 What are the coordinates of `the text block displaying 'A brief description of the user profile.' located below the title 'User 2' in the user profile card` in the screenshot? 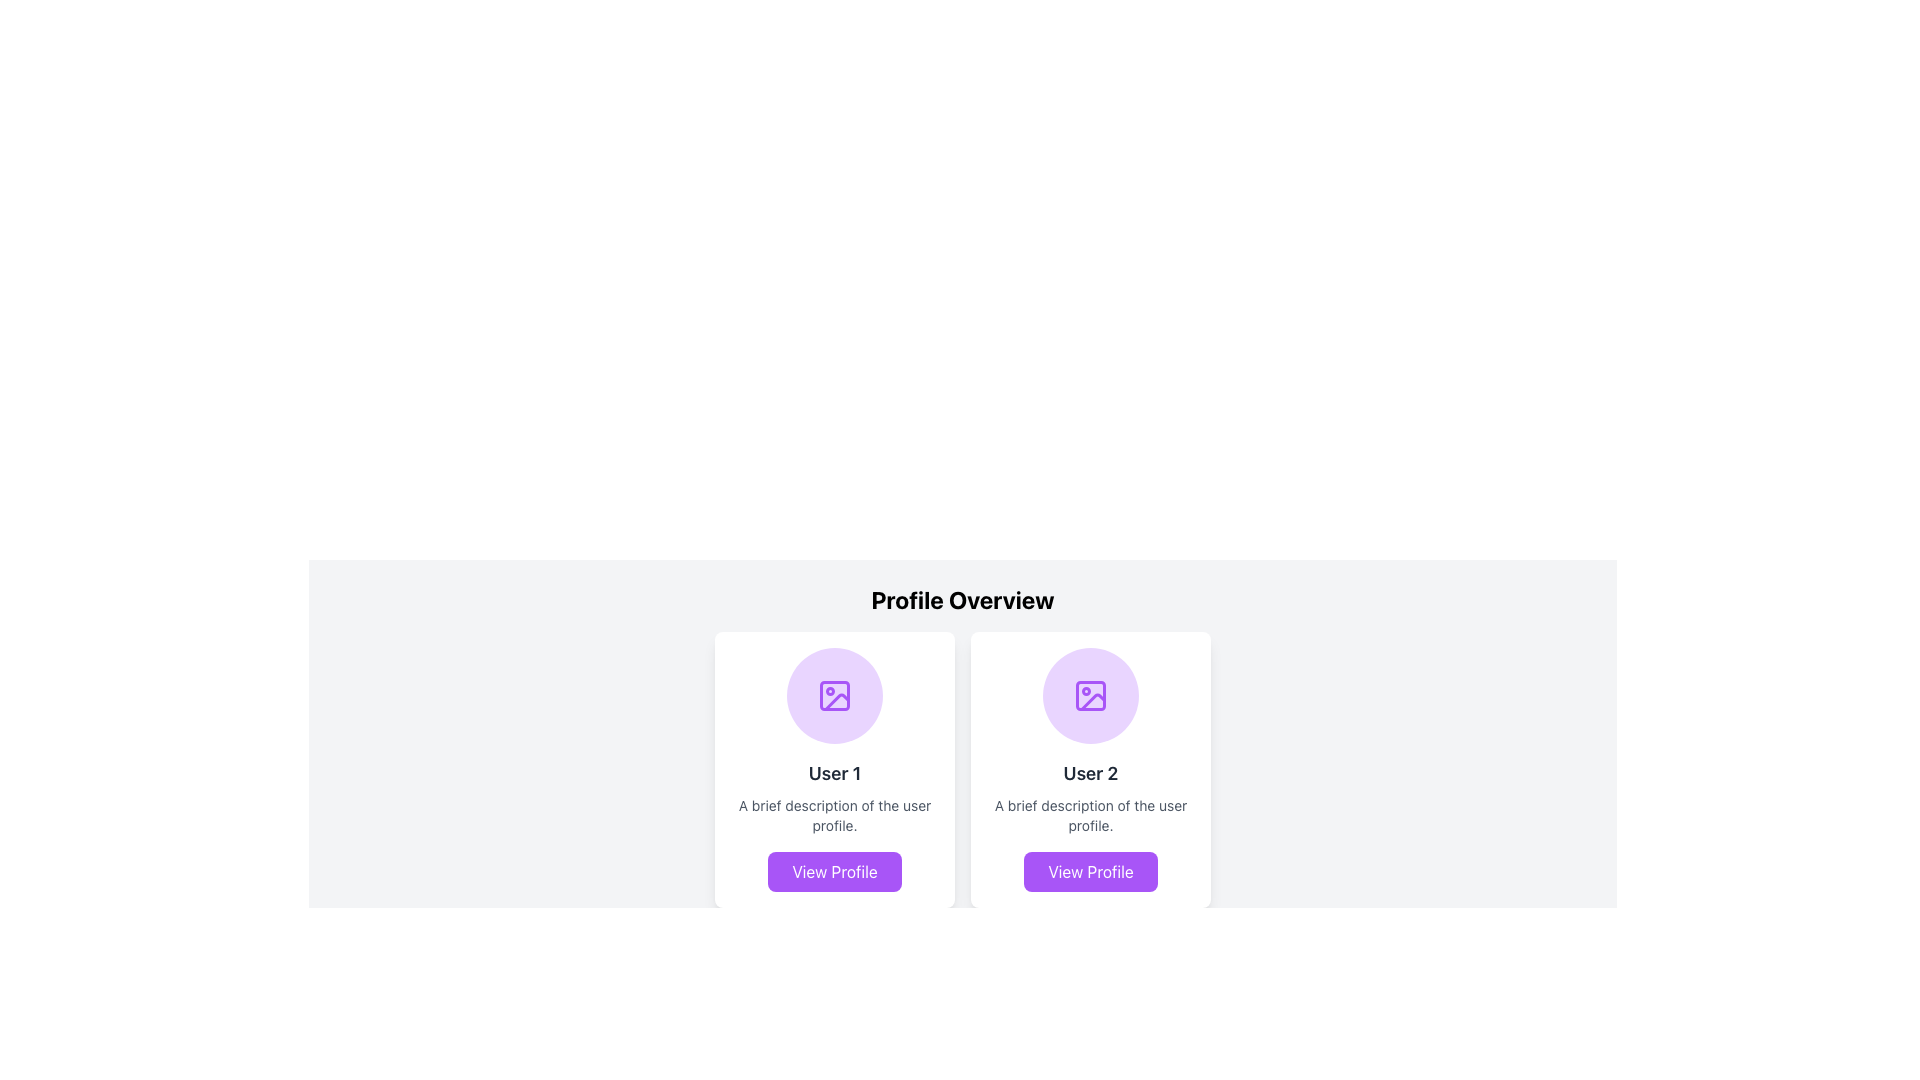 It's located at (1089, 816).